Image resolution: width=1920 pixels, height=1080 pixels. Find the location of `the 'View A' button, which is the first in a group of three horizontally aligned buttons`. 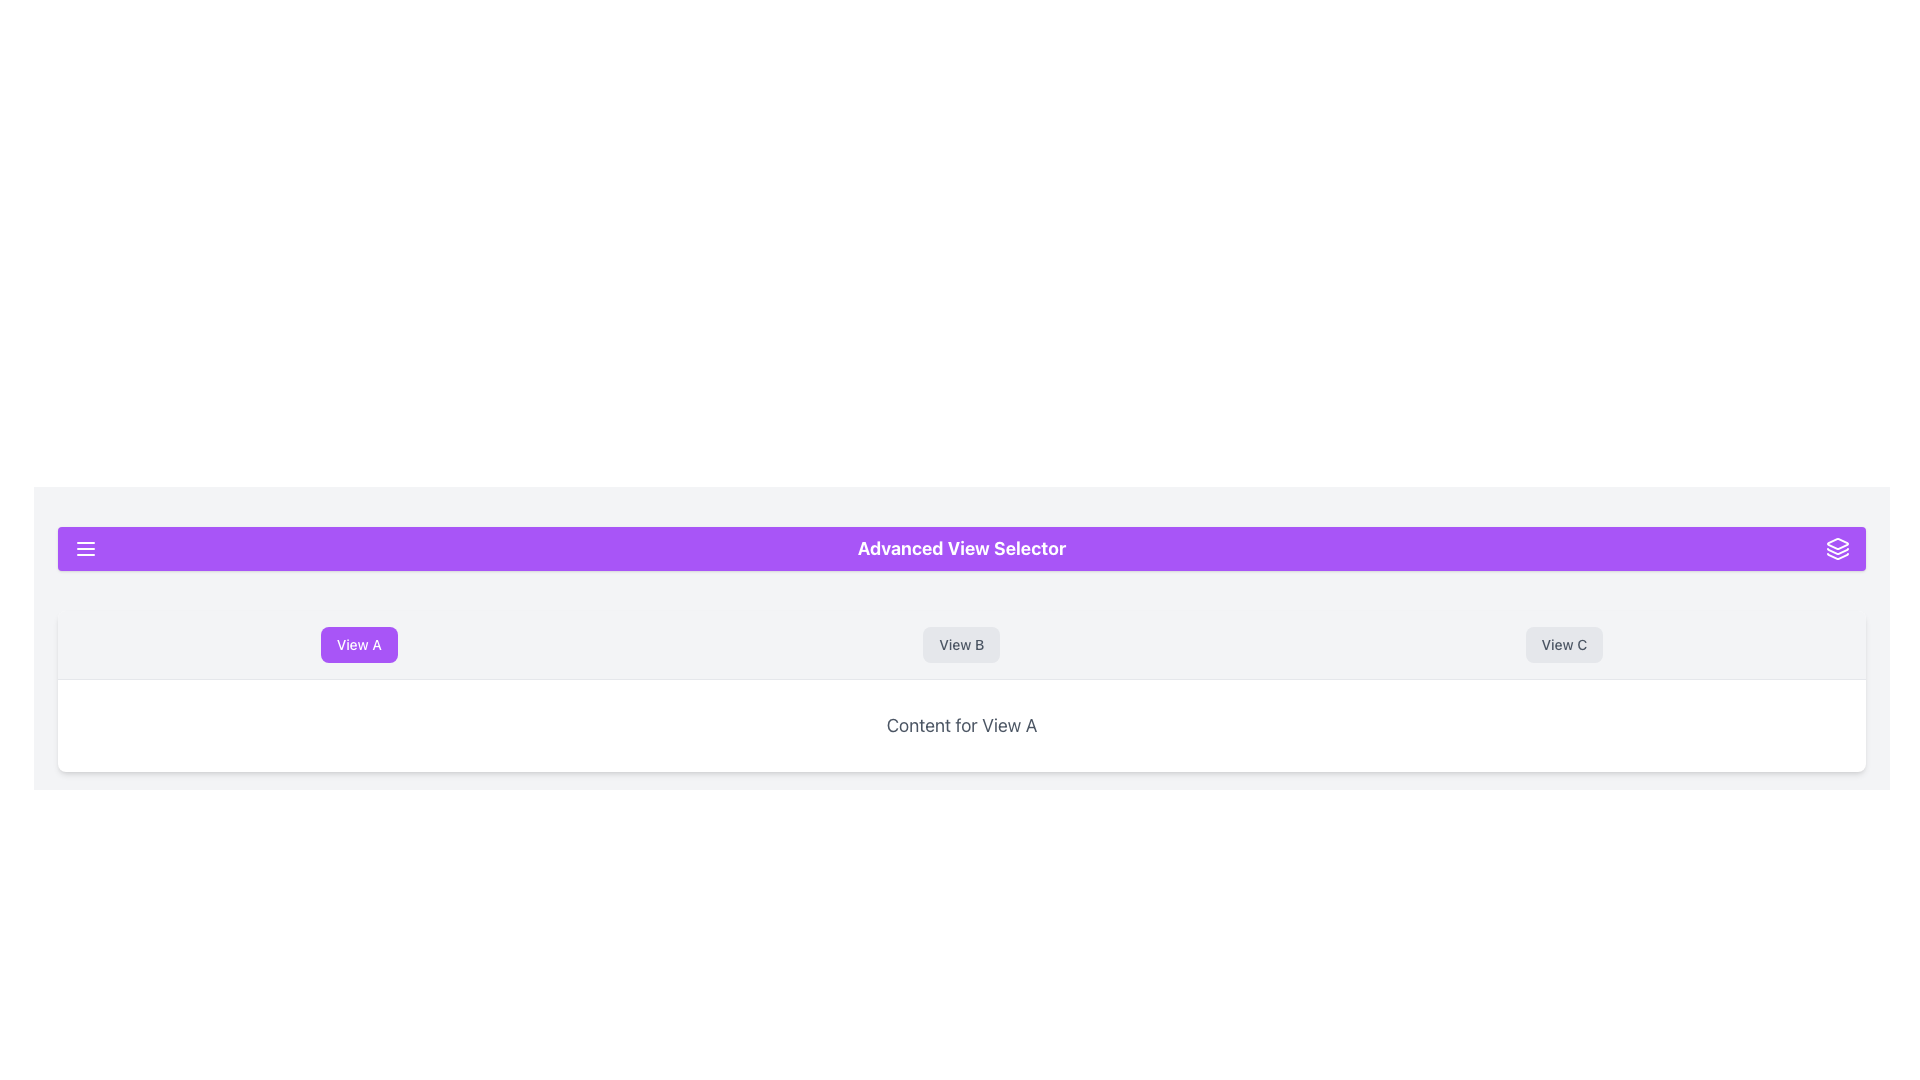

the 'View A' button, which is the first in a group of three horizontally aligned buttons is located at coordinates (359, 644).